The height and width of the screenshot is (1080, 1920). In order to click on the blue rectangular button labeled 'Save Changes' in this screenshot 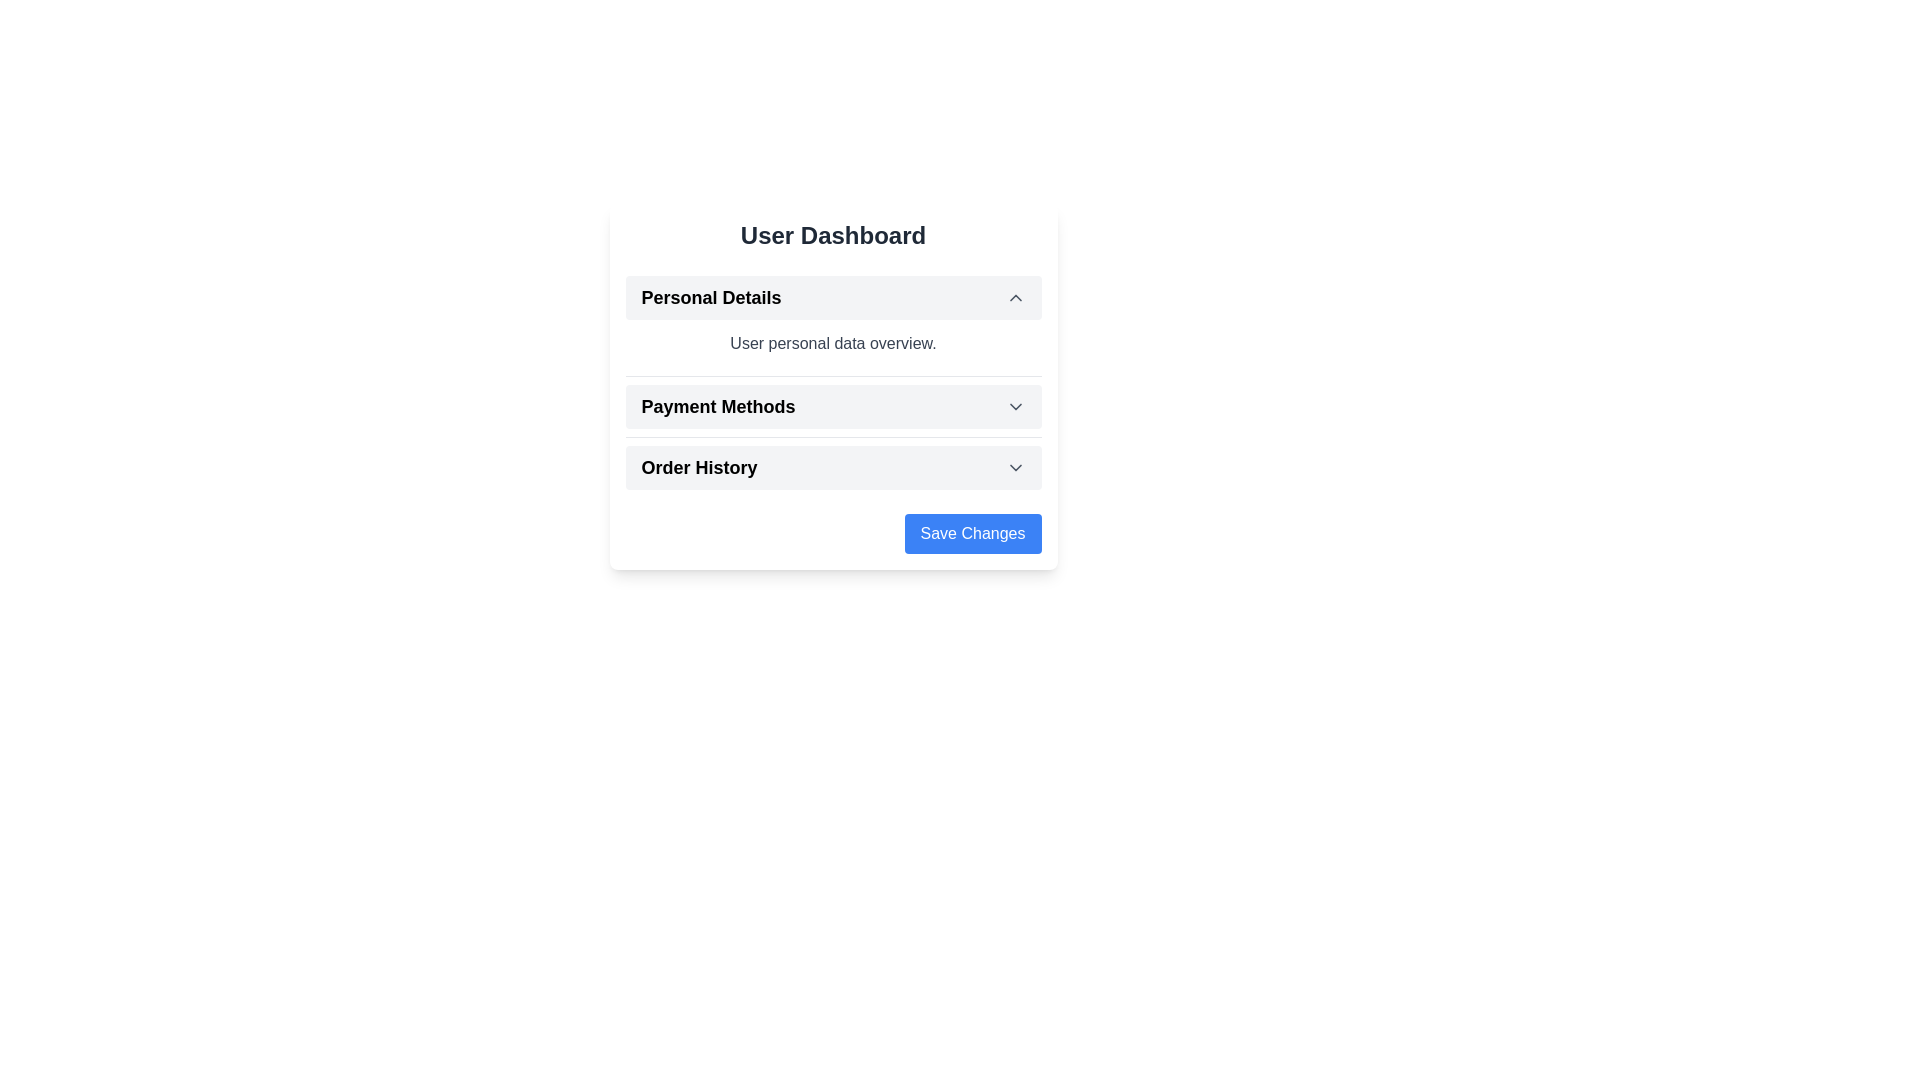, I will do `click(973, 532)`.